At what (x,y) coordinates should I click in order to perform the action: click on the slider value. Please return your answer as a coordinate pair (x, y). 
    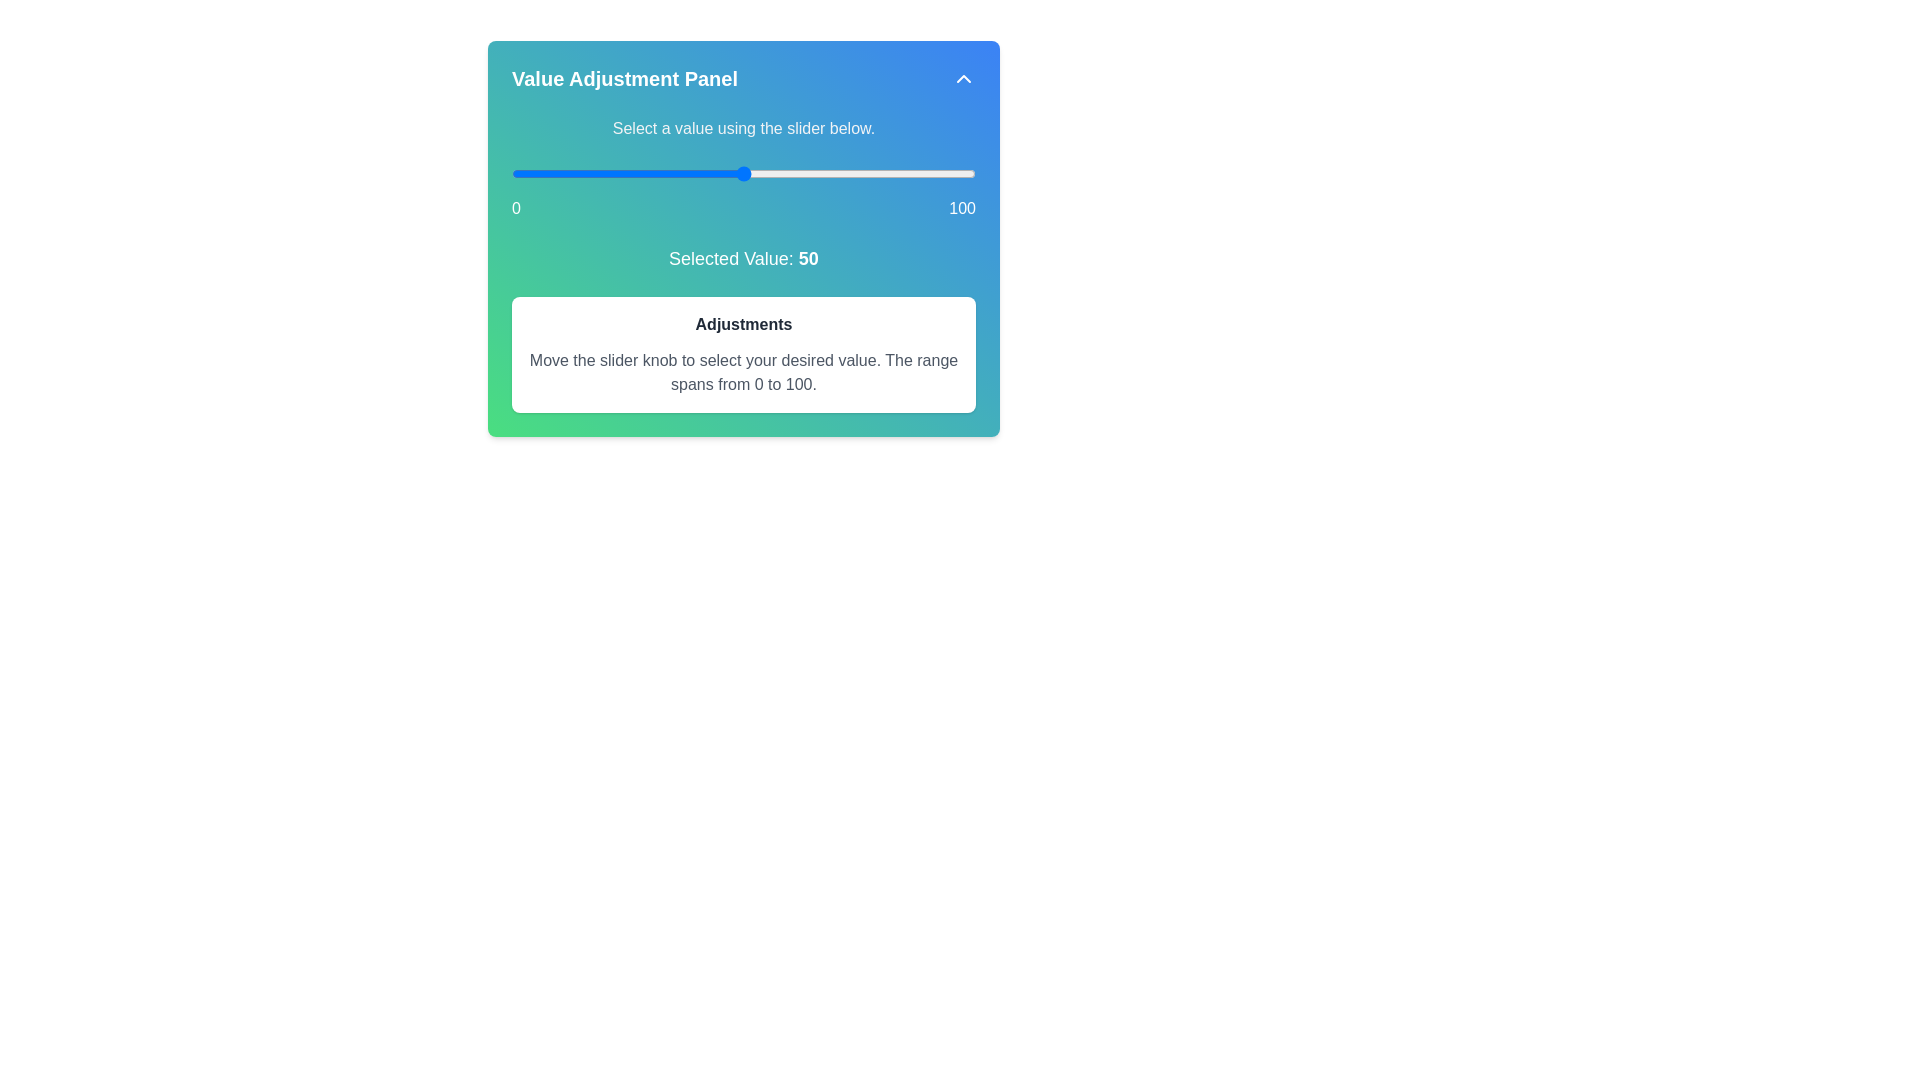
    Looking at the image, I should click on (896, 172).